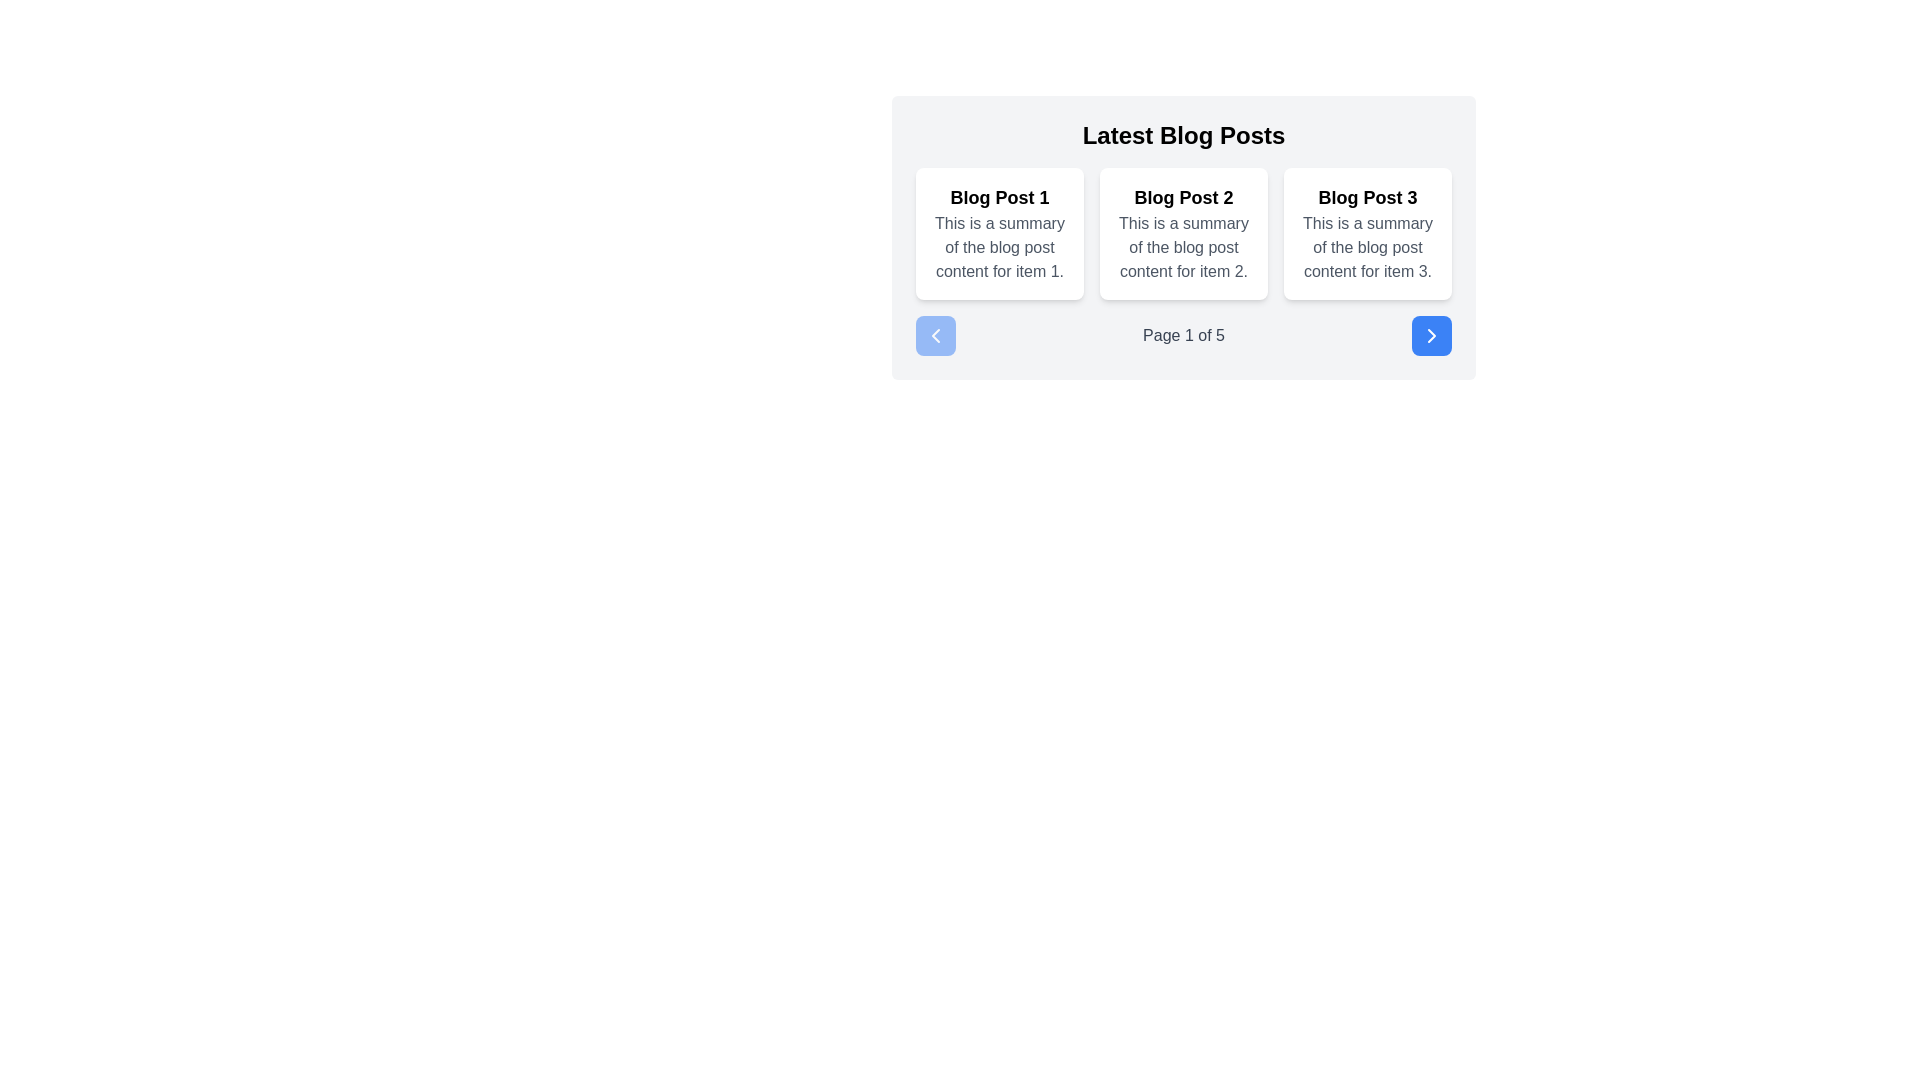 The width and height of the screenshot is (1920, 1080). I want to click on the backward navigation icon represented by the left arrow in the pagination interface, located at the center of the button on the left side of the pagination control, so click(935, 334).